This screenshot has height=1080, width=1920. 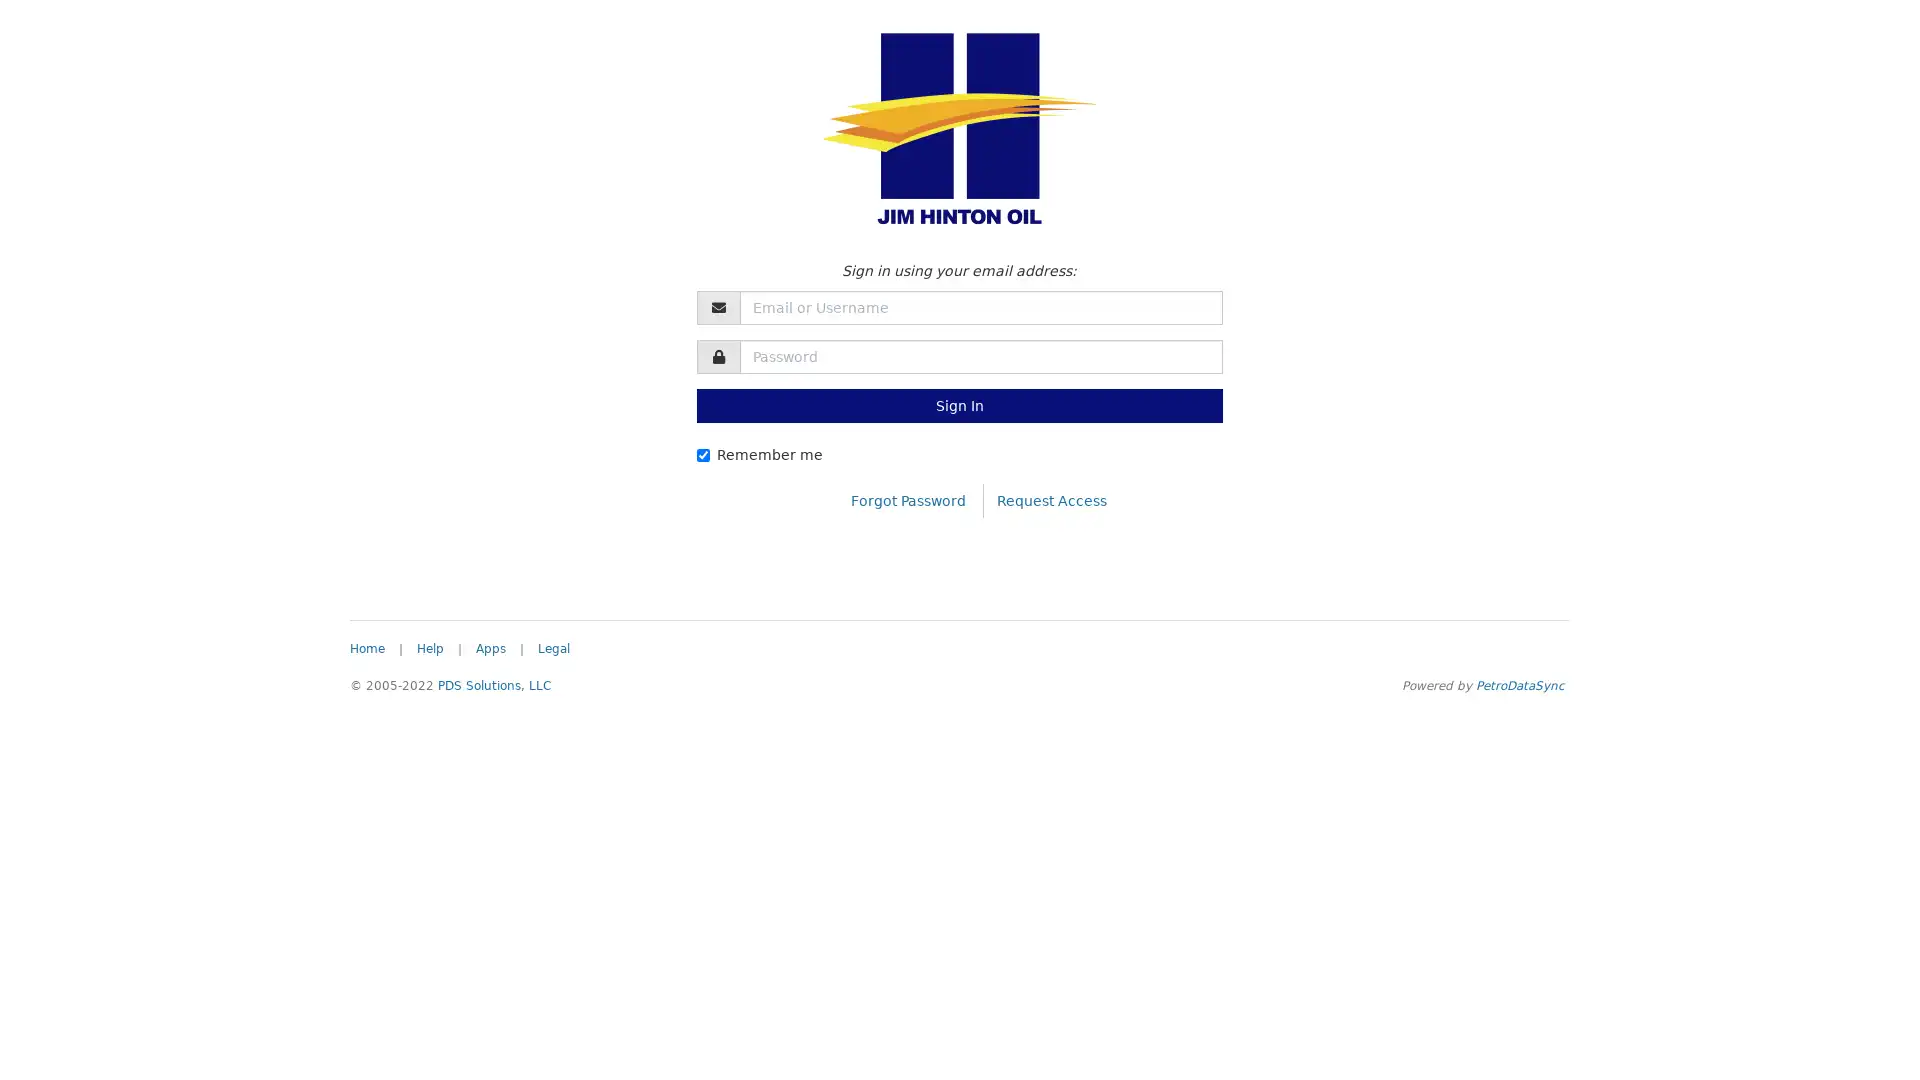 What do you see at coordinates (958, 405) in the screenshot?
I see `Sign In` at bounding box center [958, 405].